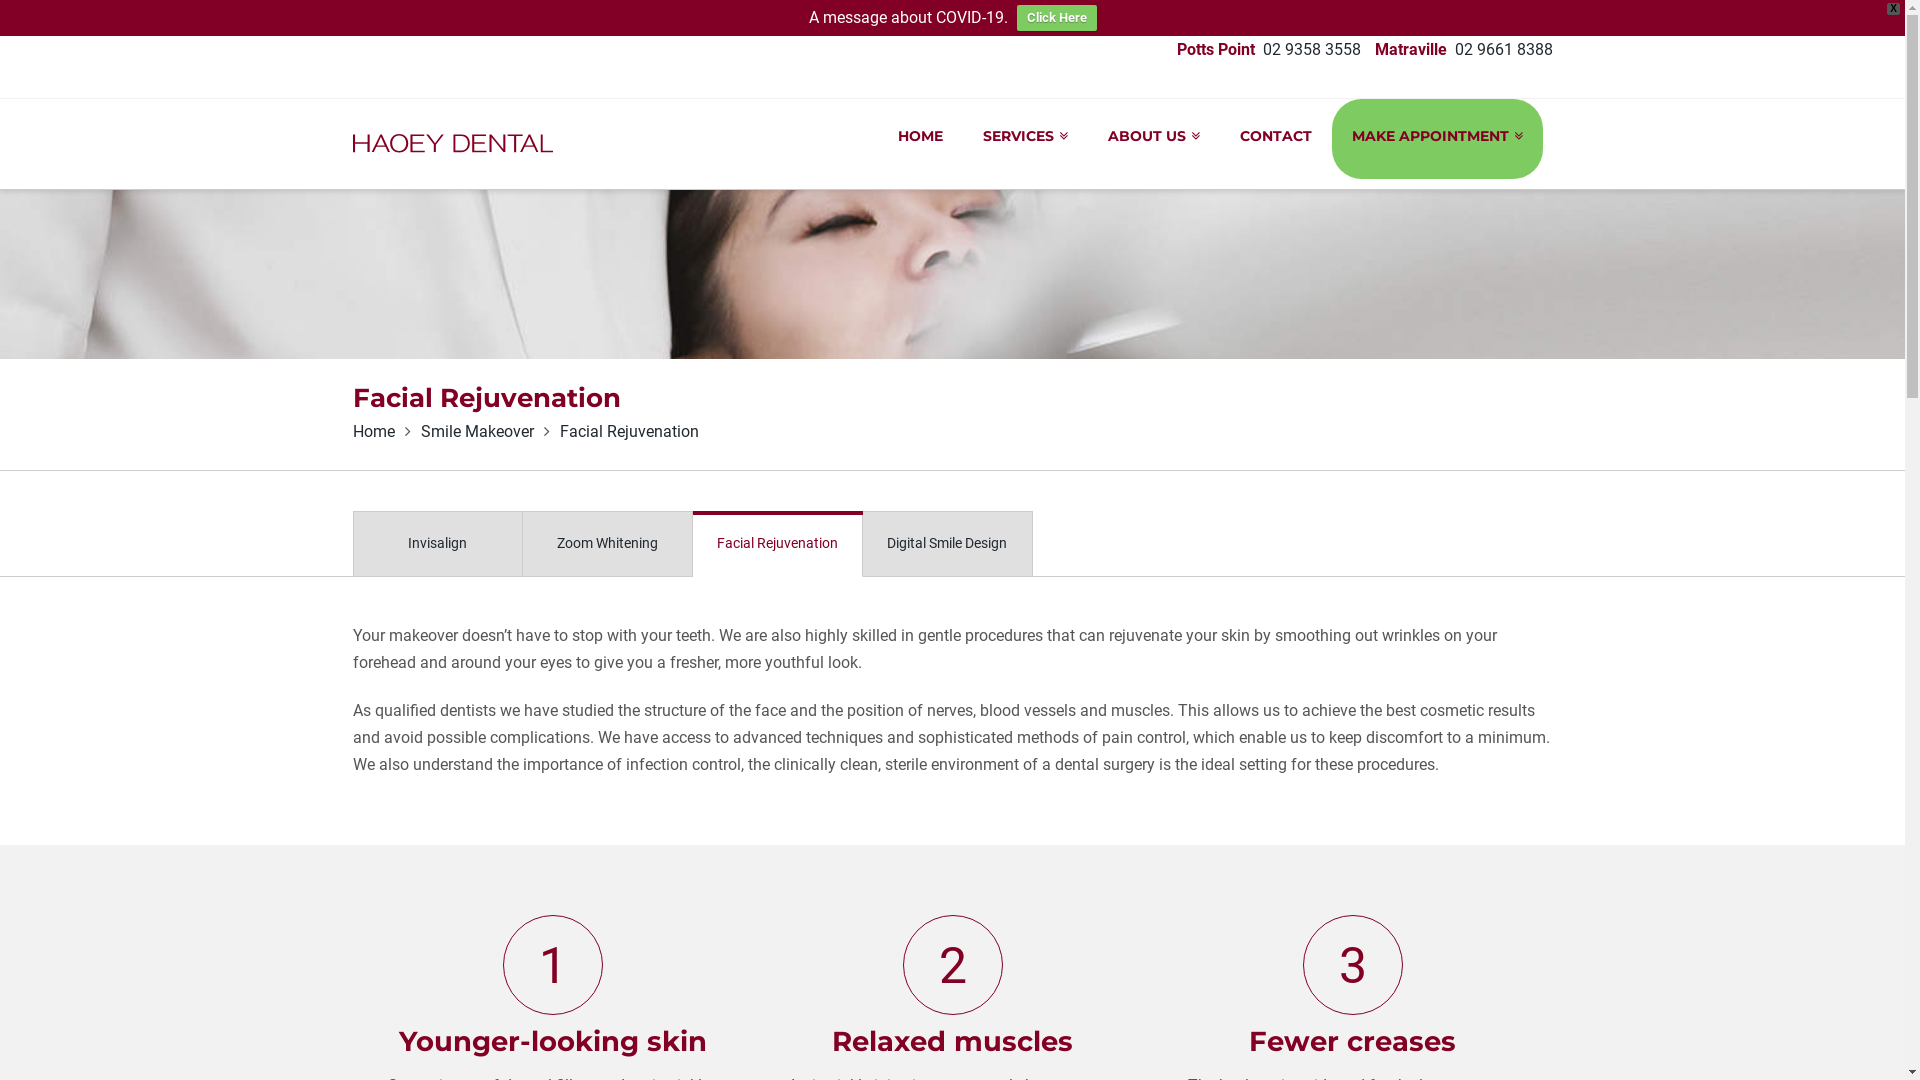 This screenshot has width=1920, height=1080. What do you see at coordinates (475, 430) in the screenshot?
I see `'Smile Makeover'` at bounding box center [475, 430].